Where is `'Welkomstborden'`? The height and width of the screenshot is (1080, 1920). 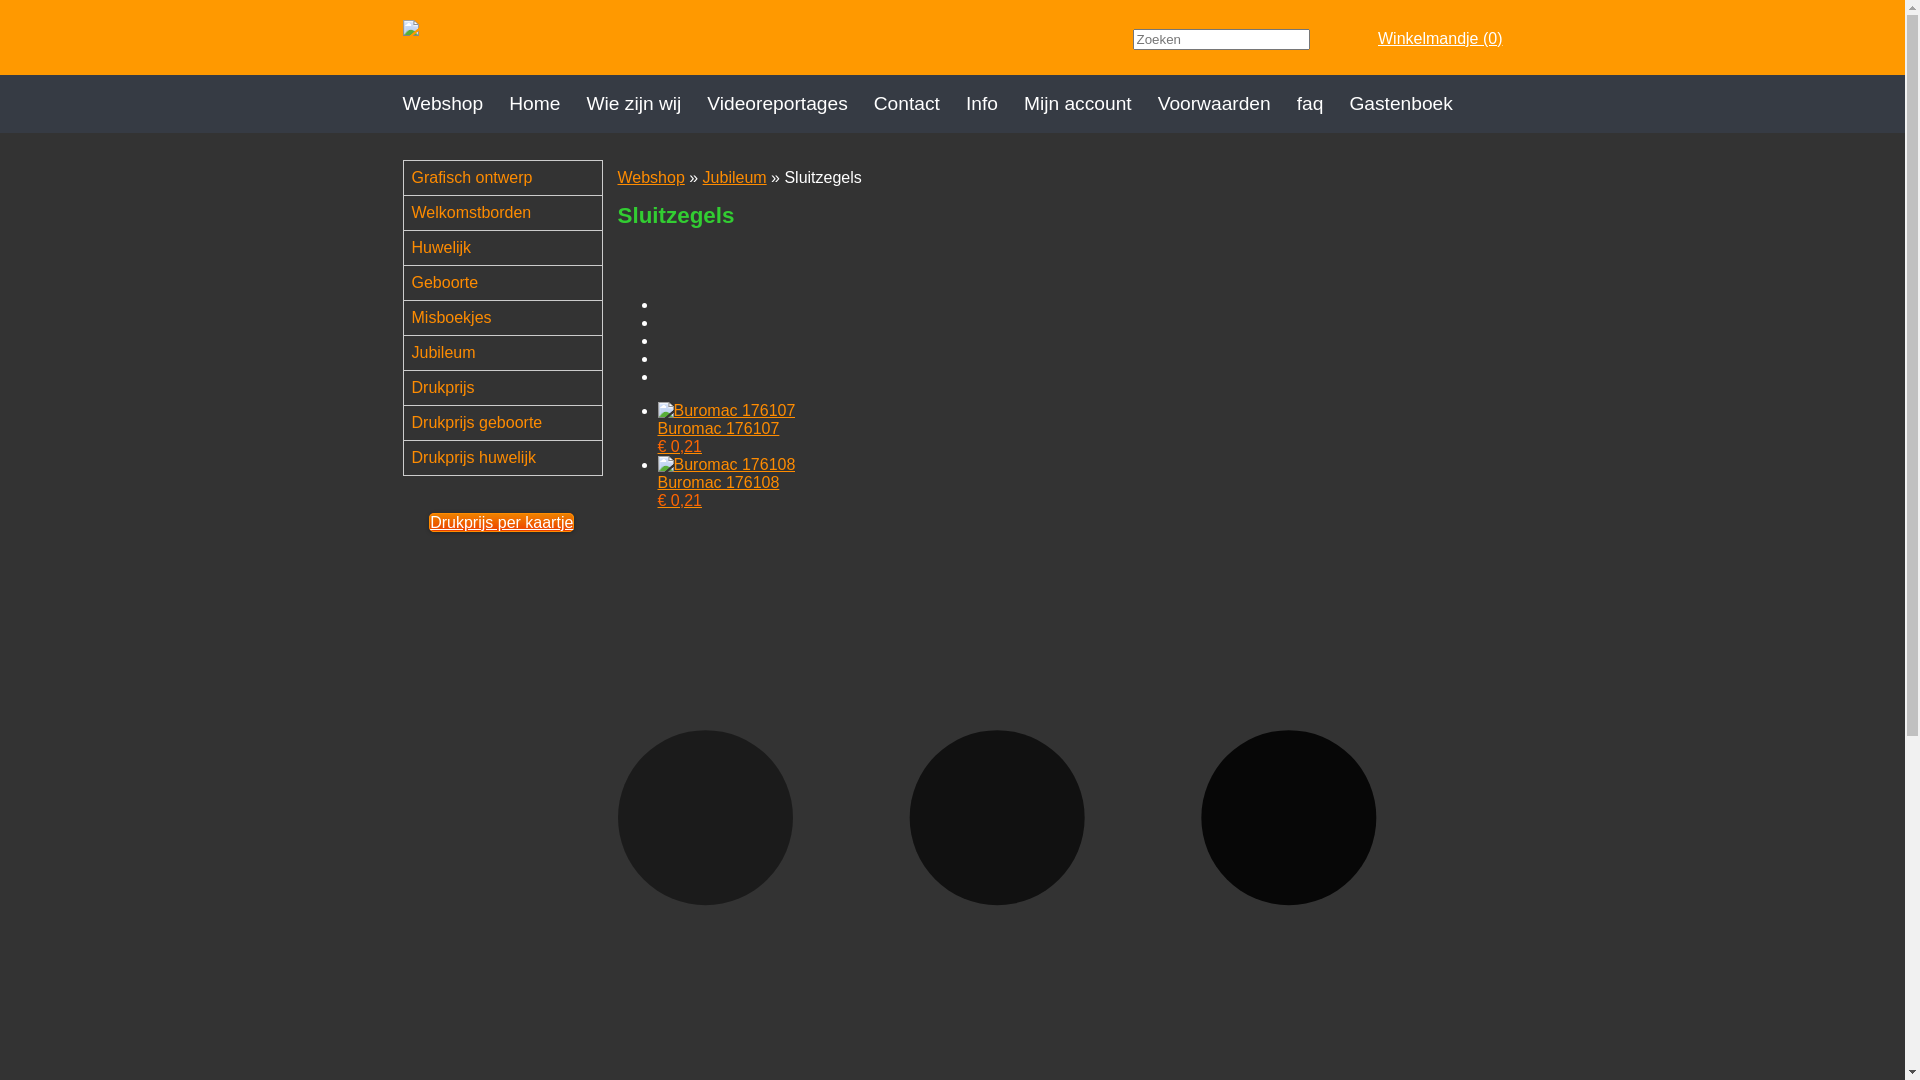
'Welkomstborden' is located at coordinates (510, 212).